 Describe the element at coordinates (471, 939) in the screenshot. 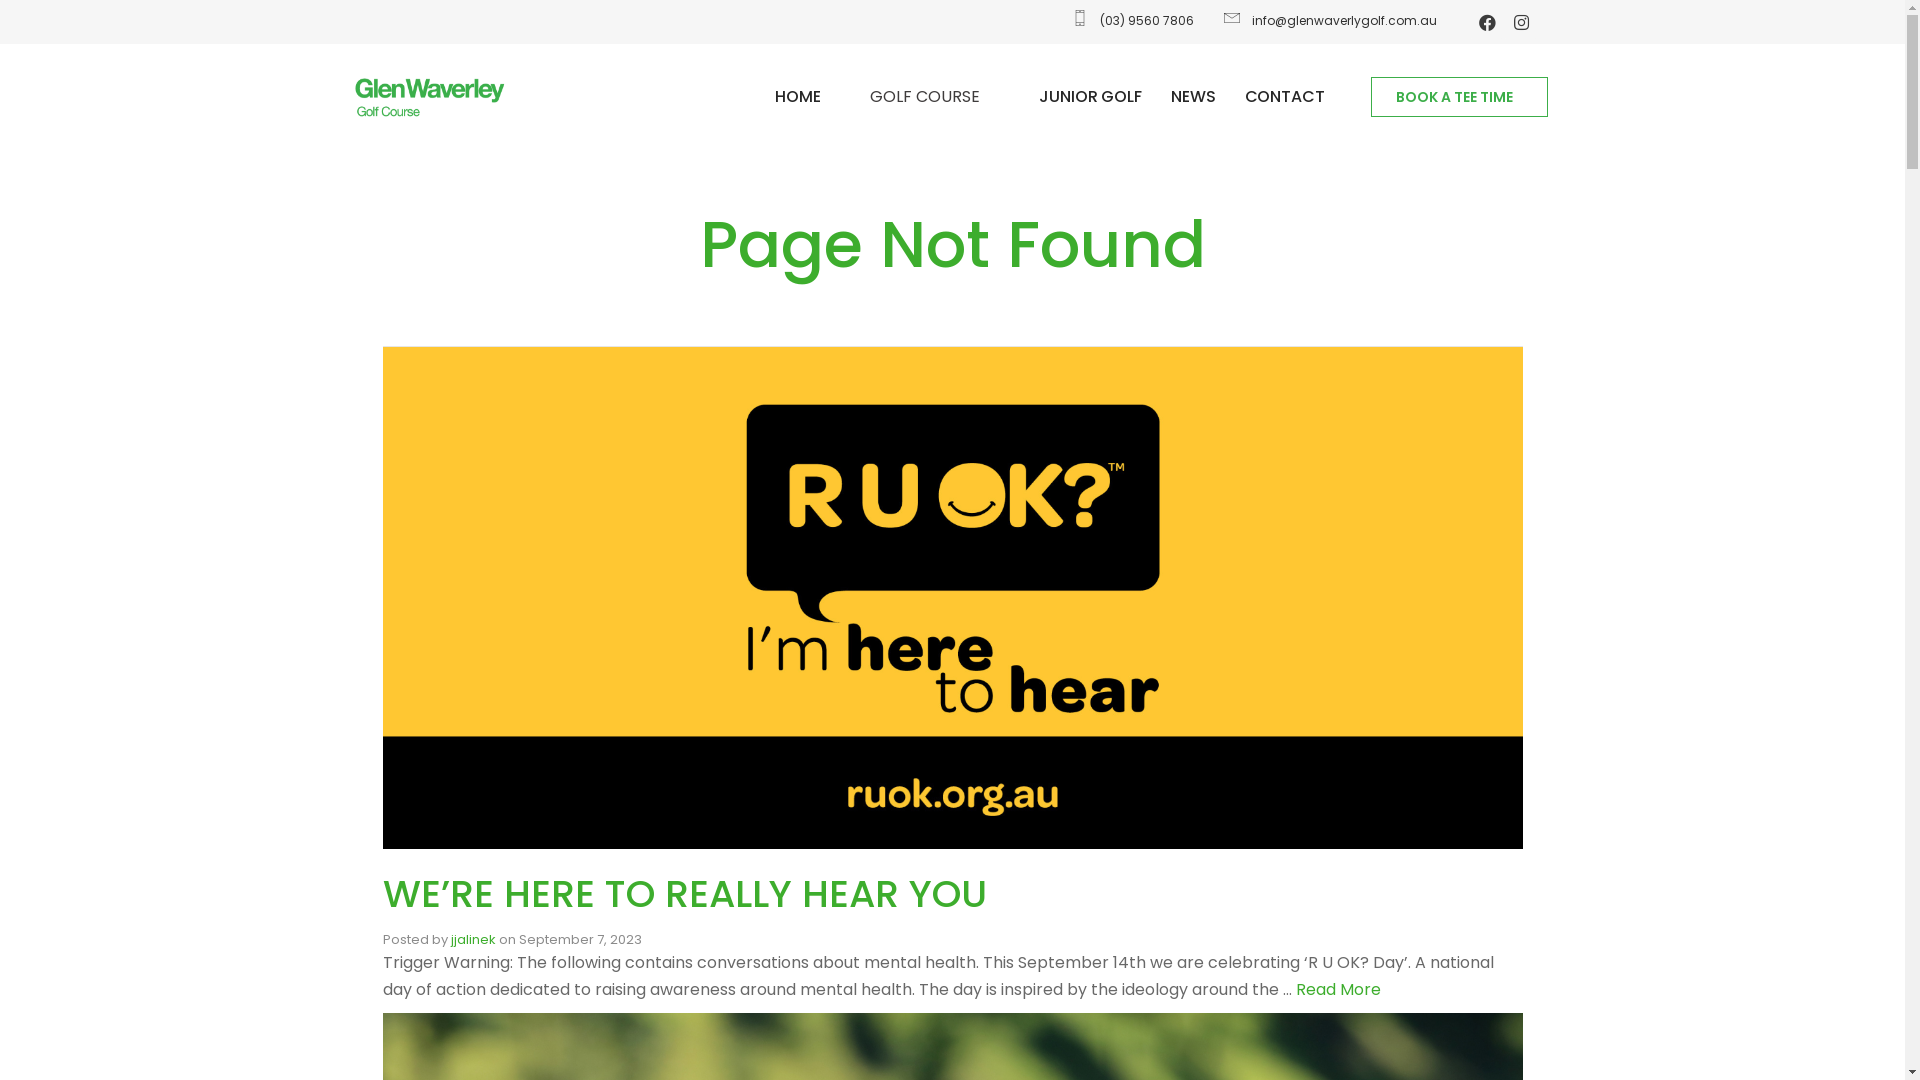

I see `'jjalinek'` at that location.